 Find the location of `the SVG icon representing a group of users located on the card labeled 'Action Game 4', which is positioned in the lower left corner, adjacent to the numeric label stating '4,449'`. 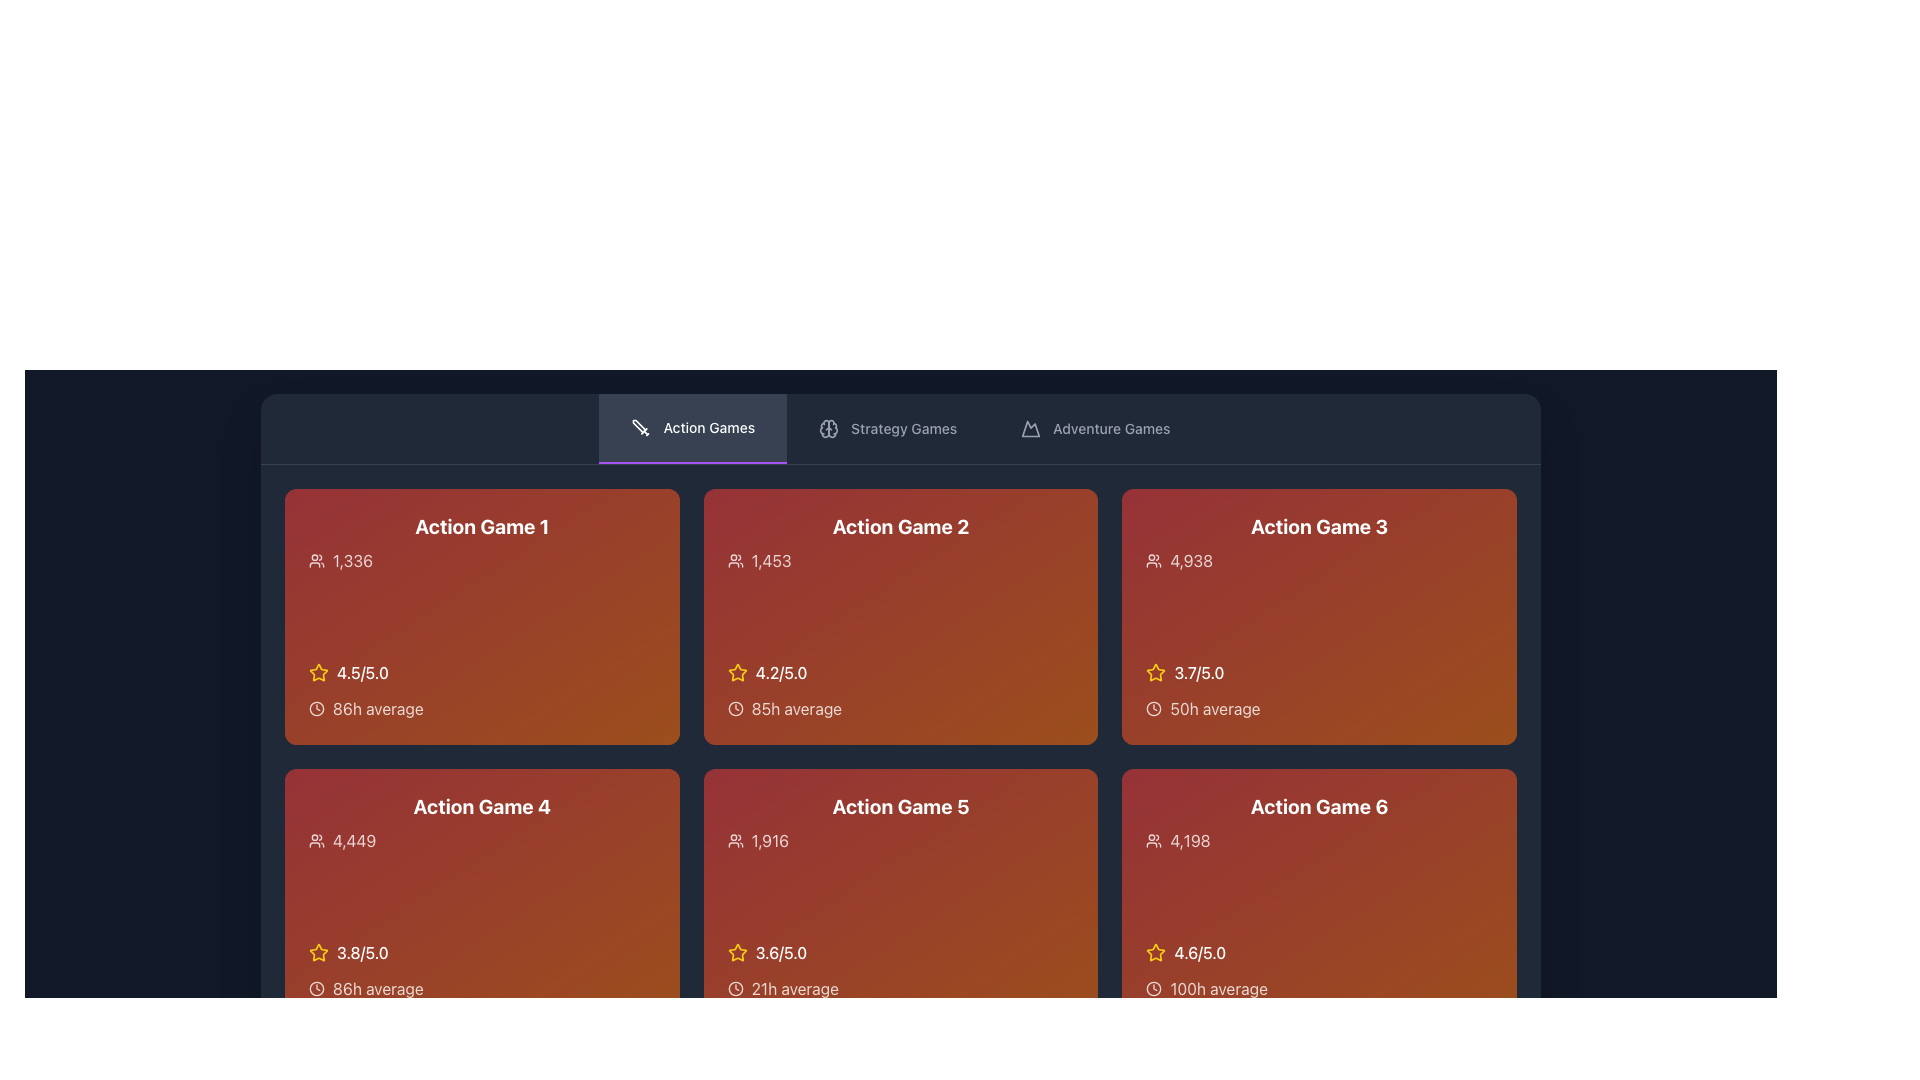

the SVG icon representing a group of users located on the card labeled 'Action Game 4', which is positioned in the lower left corner, adjacent to the numeric label stating '4,449' is located at coordinates (315, 840).